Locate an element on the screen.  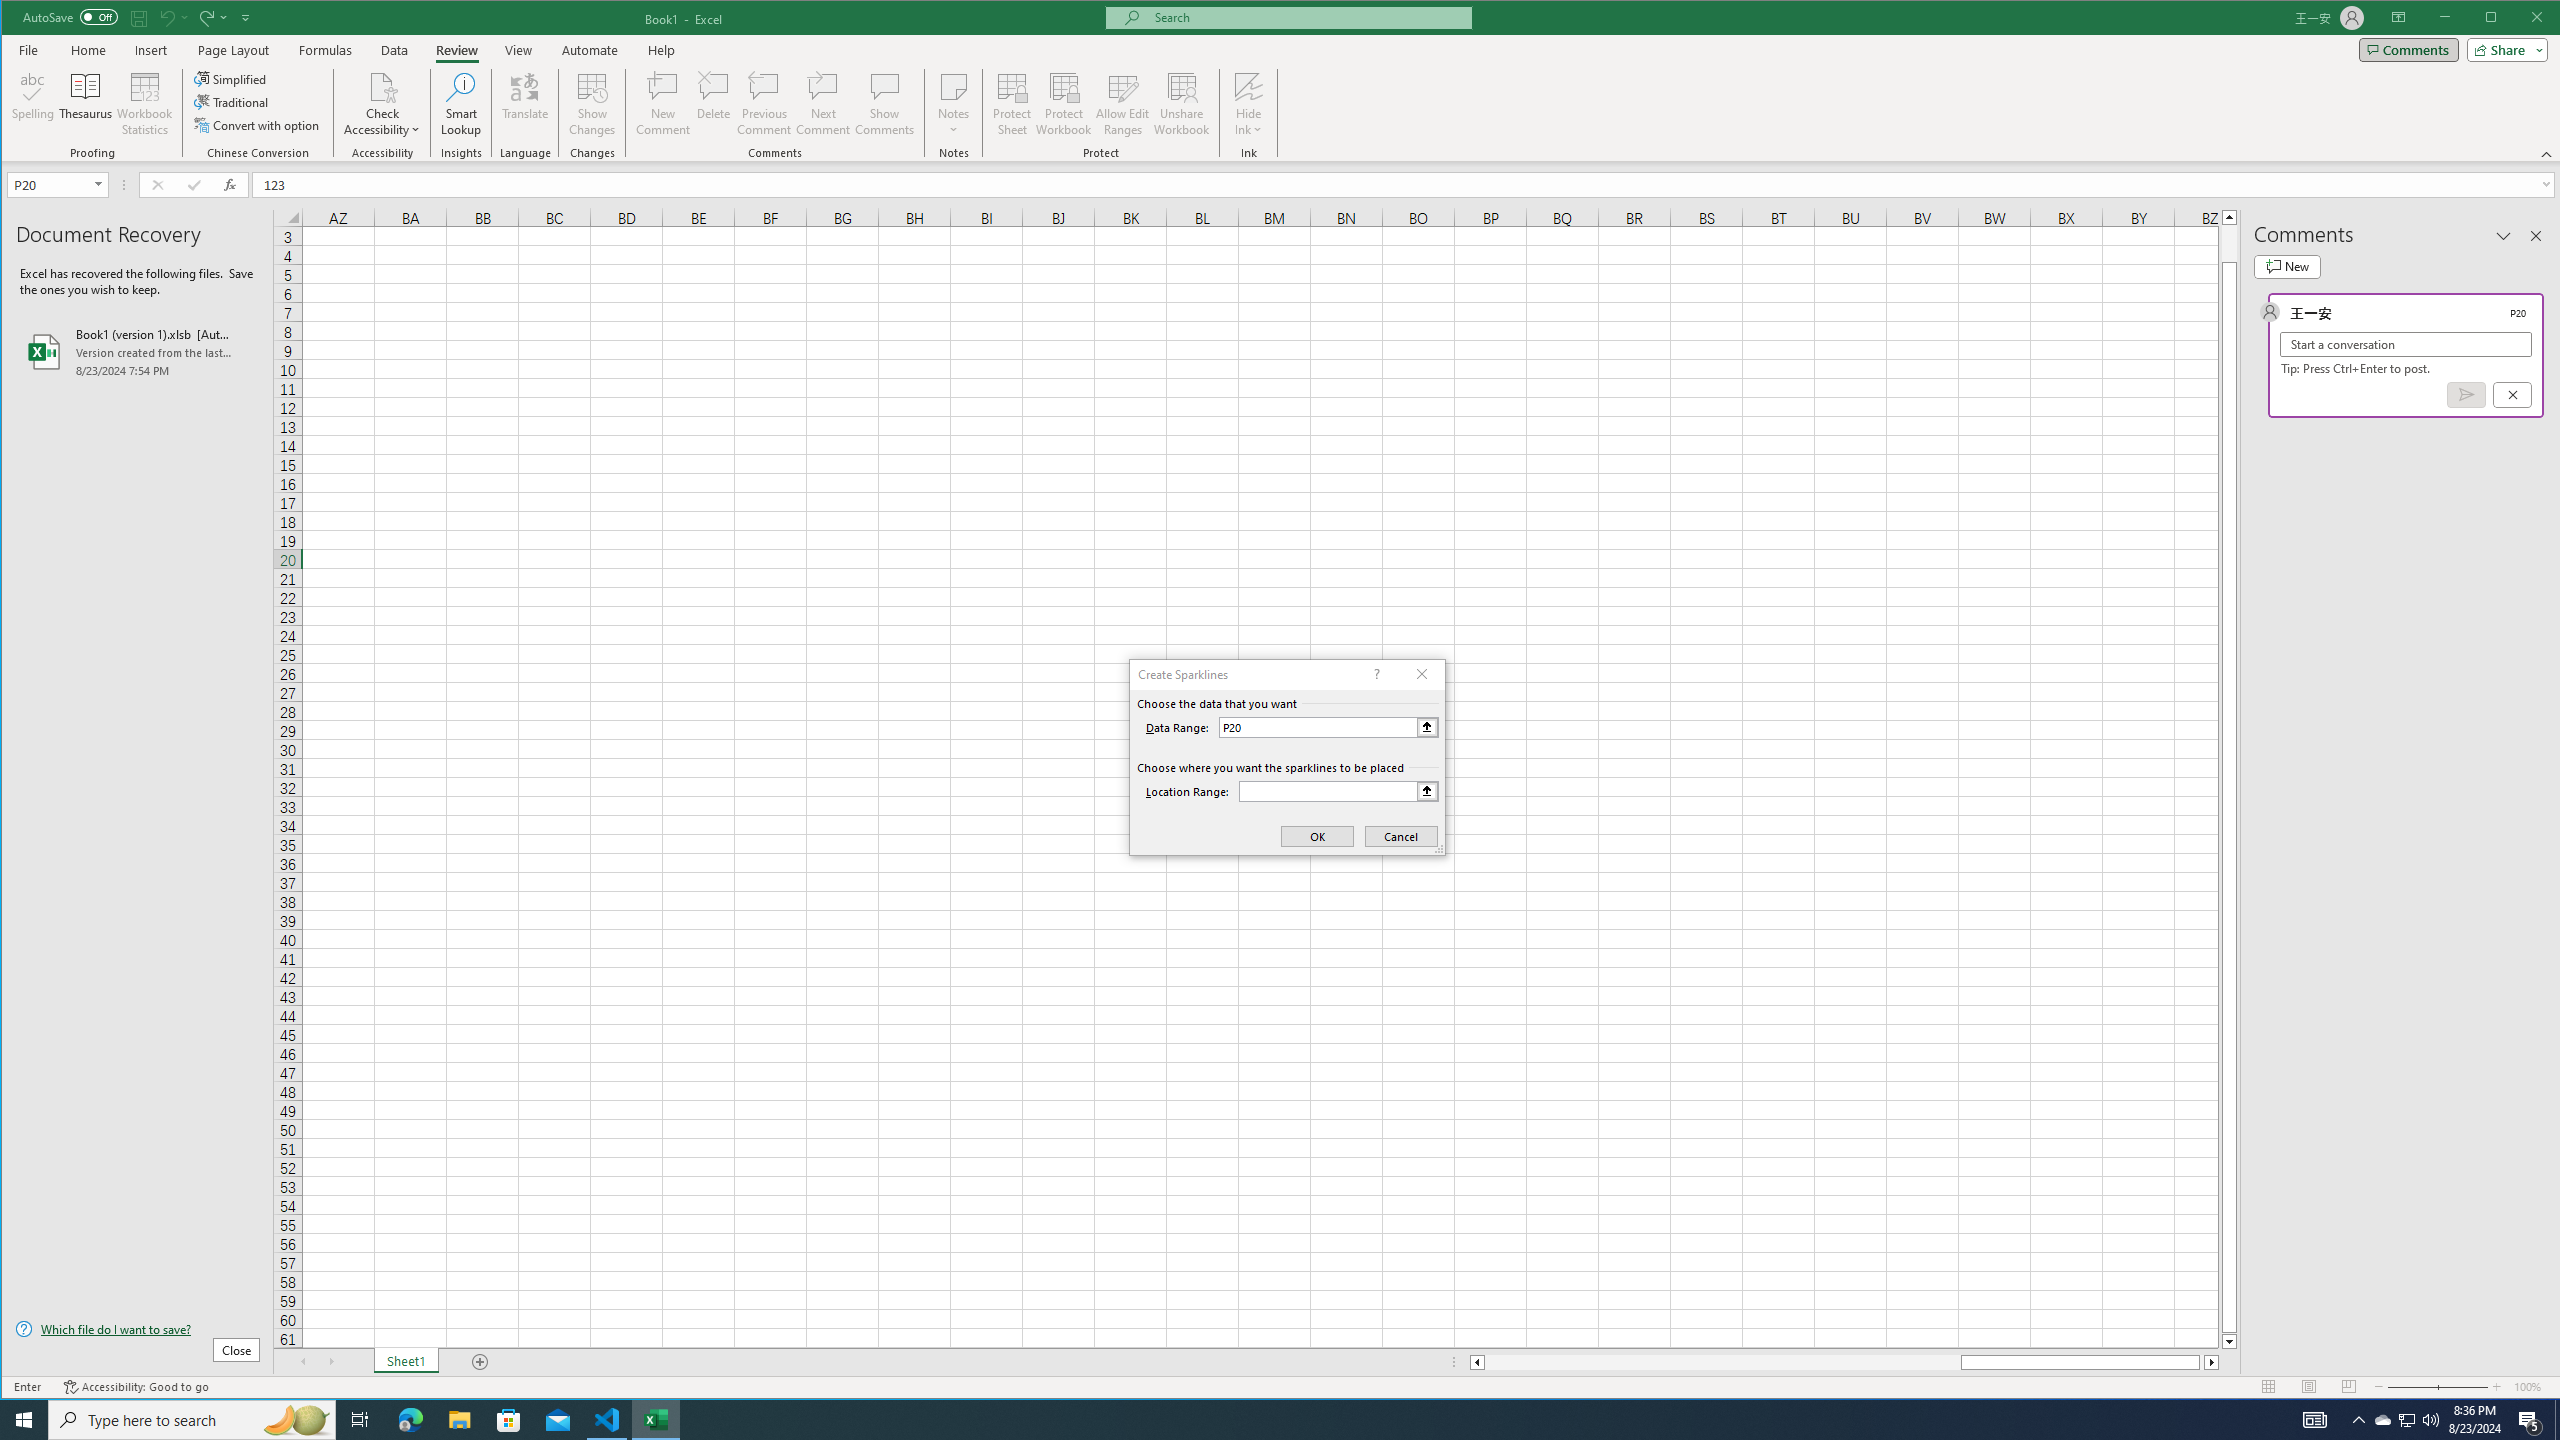
'Convert with option' is located at coordinates (257, 125).